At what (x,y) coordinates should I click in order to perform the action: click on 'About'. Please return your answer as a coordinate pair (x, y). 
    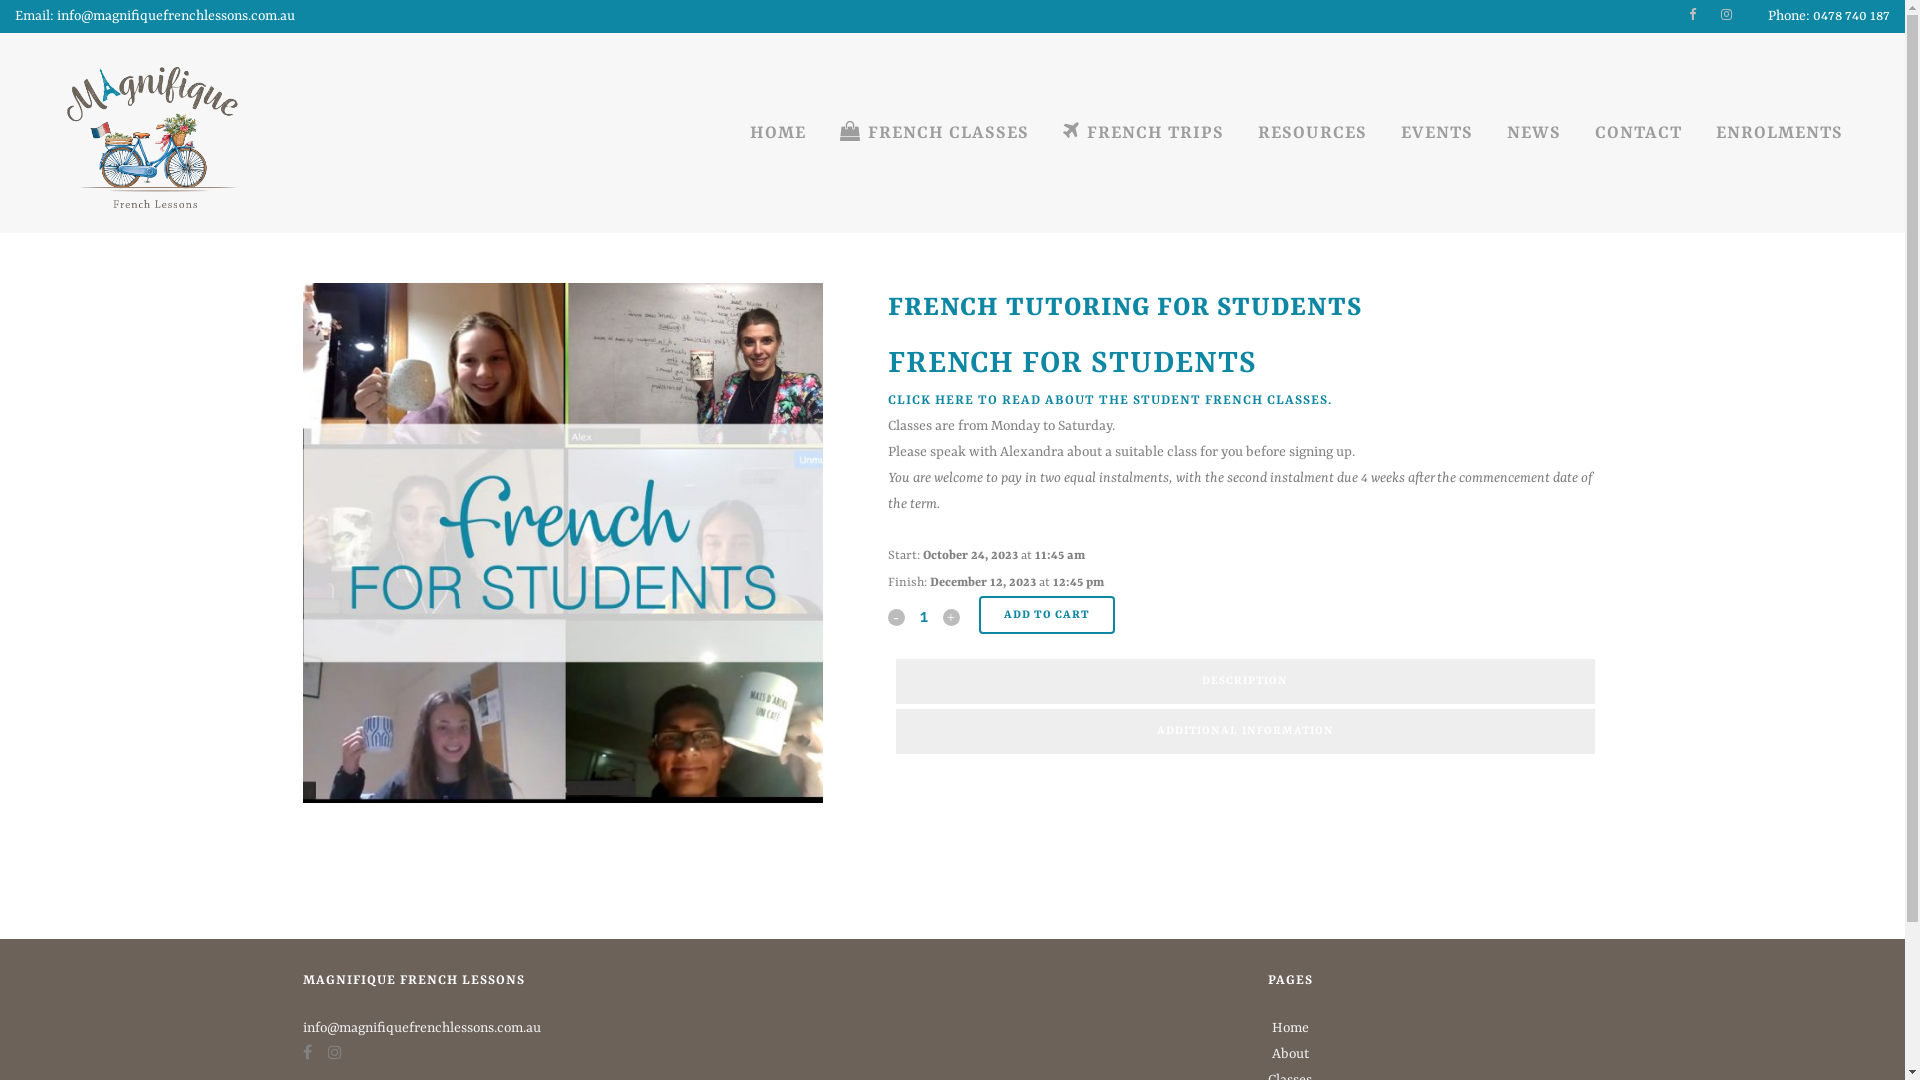
    Looking at the image, I should click on (1290, 1052).